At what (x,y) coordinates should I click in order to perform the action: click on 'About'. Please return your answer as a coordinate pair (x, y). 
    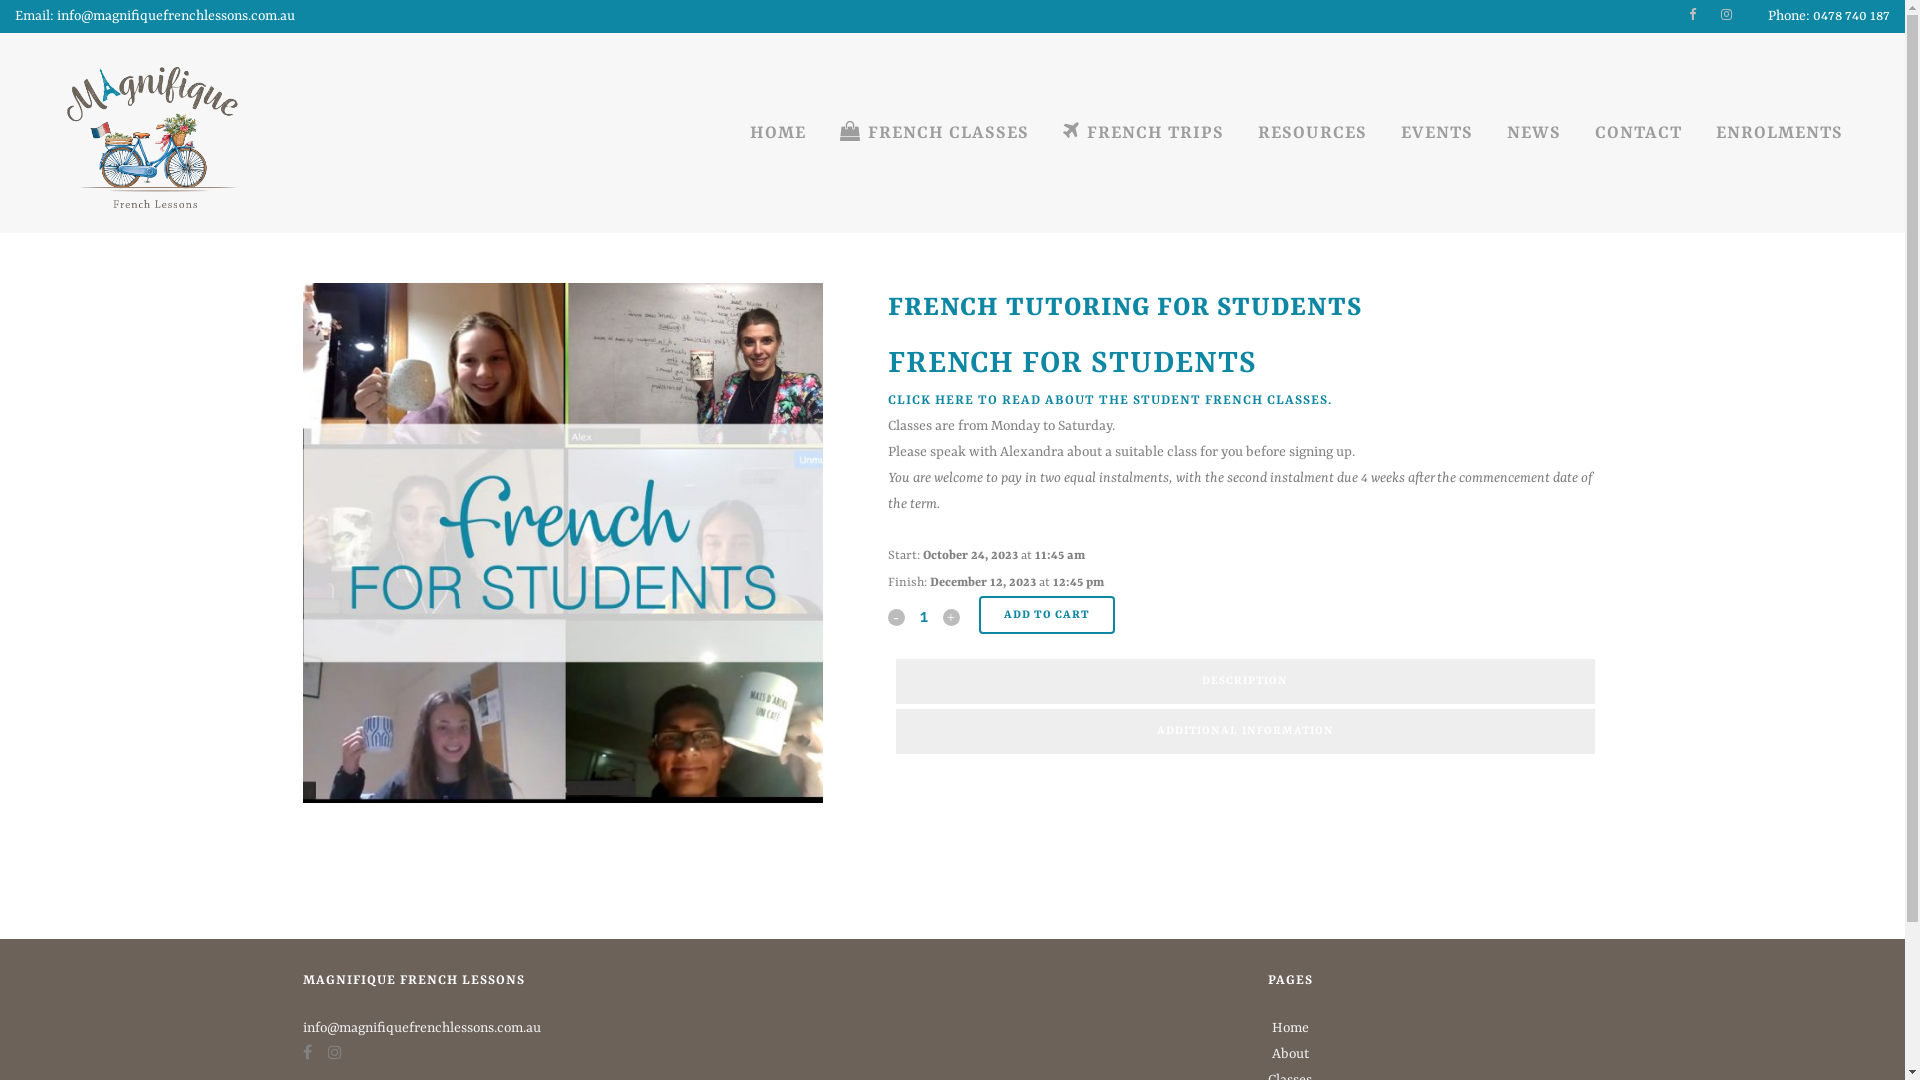
    Looking at the image, I should click on (1290, 1052).